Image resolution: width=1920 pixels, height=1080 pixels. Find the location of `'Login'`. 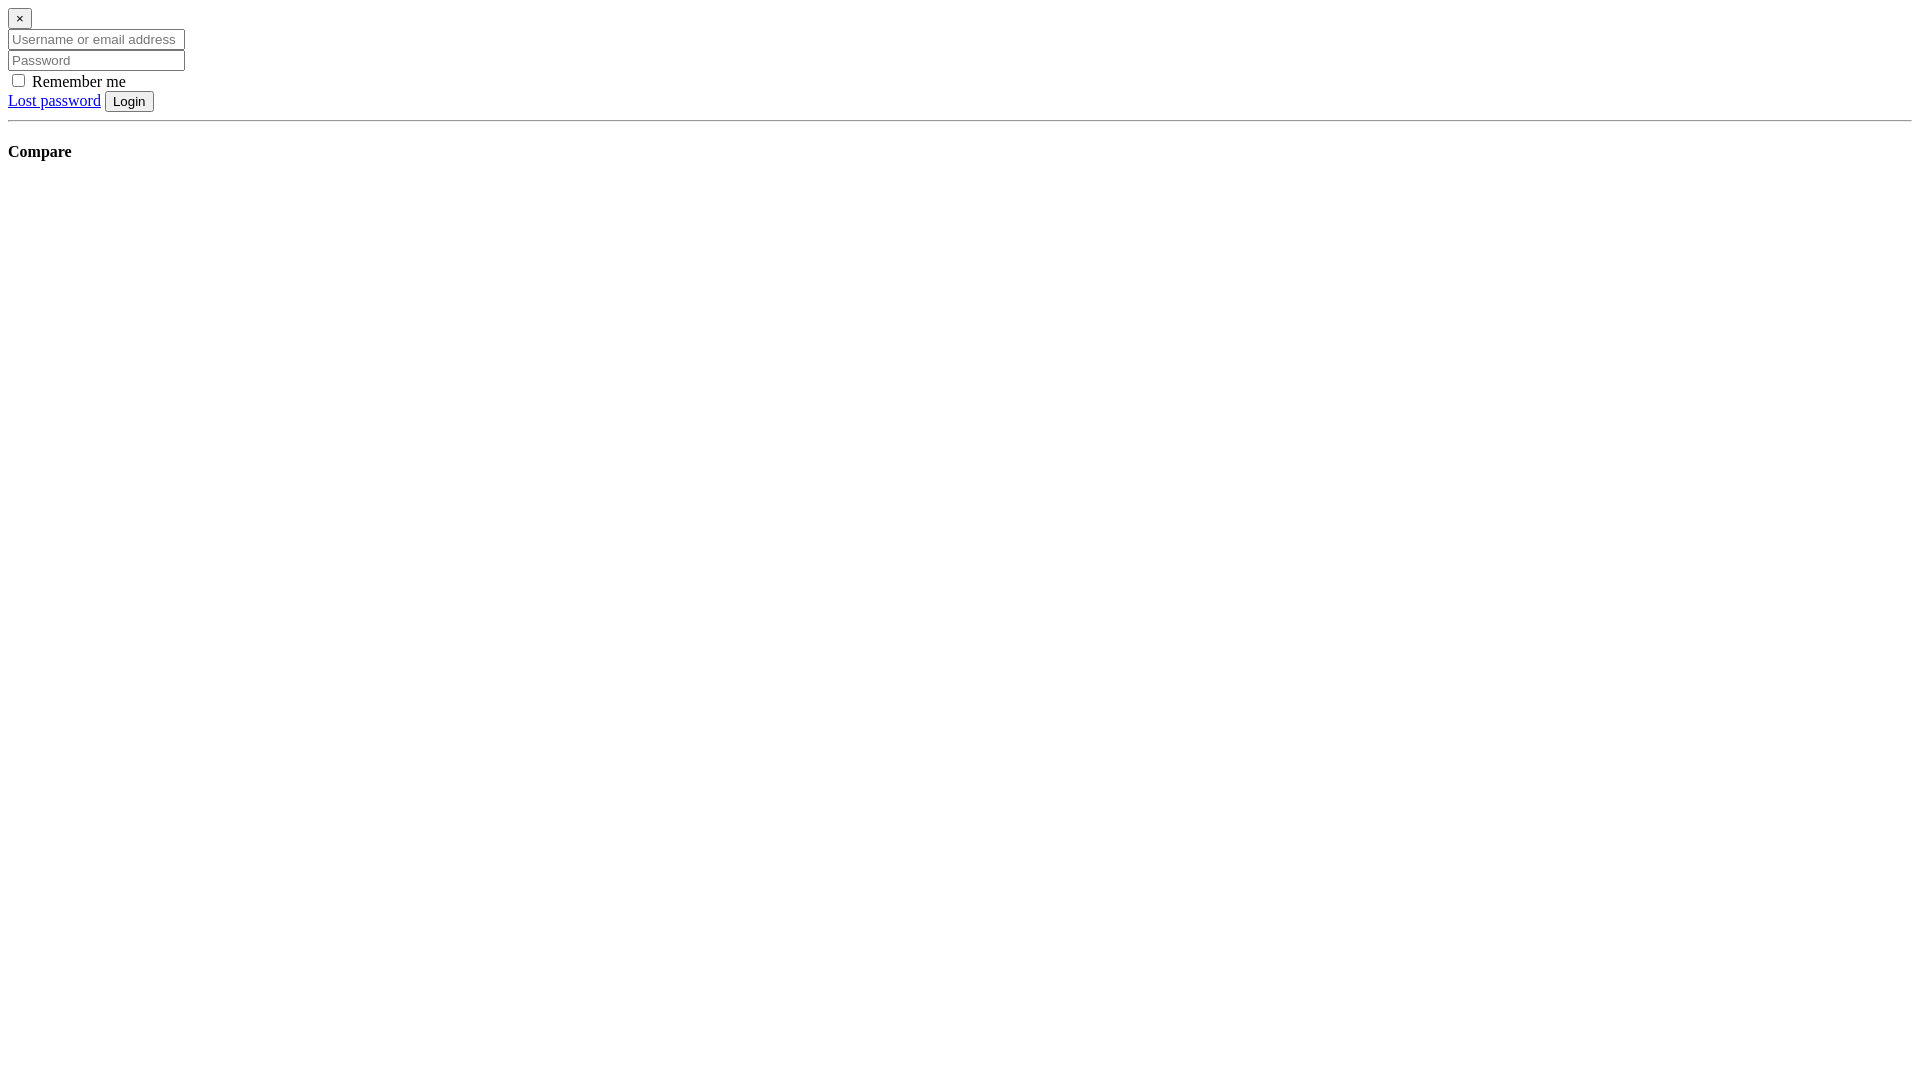

'Login' is located at coordinates (128, 101).